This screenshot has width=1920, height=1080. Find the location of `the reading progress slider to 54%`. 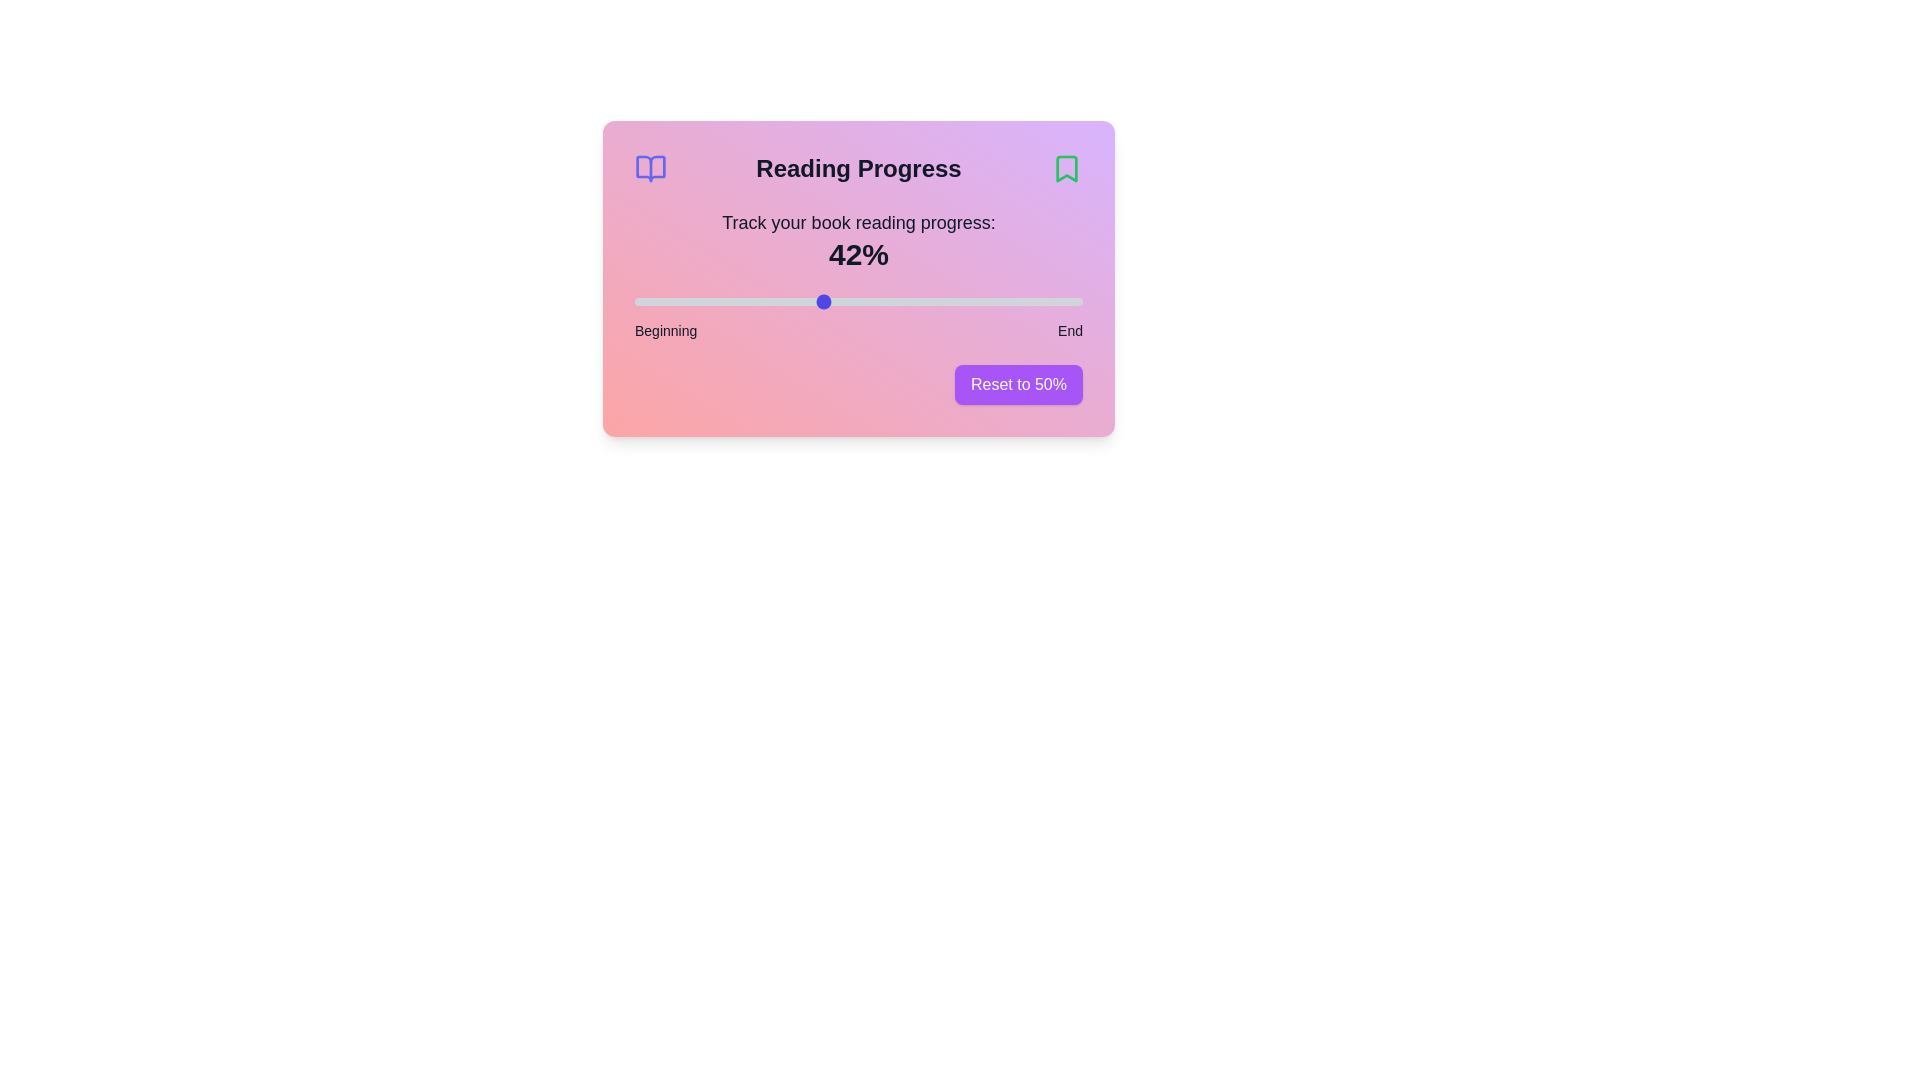

the reading progress slider to 54% is located at coordinates (876, 301).